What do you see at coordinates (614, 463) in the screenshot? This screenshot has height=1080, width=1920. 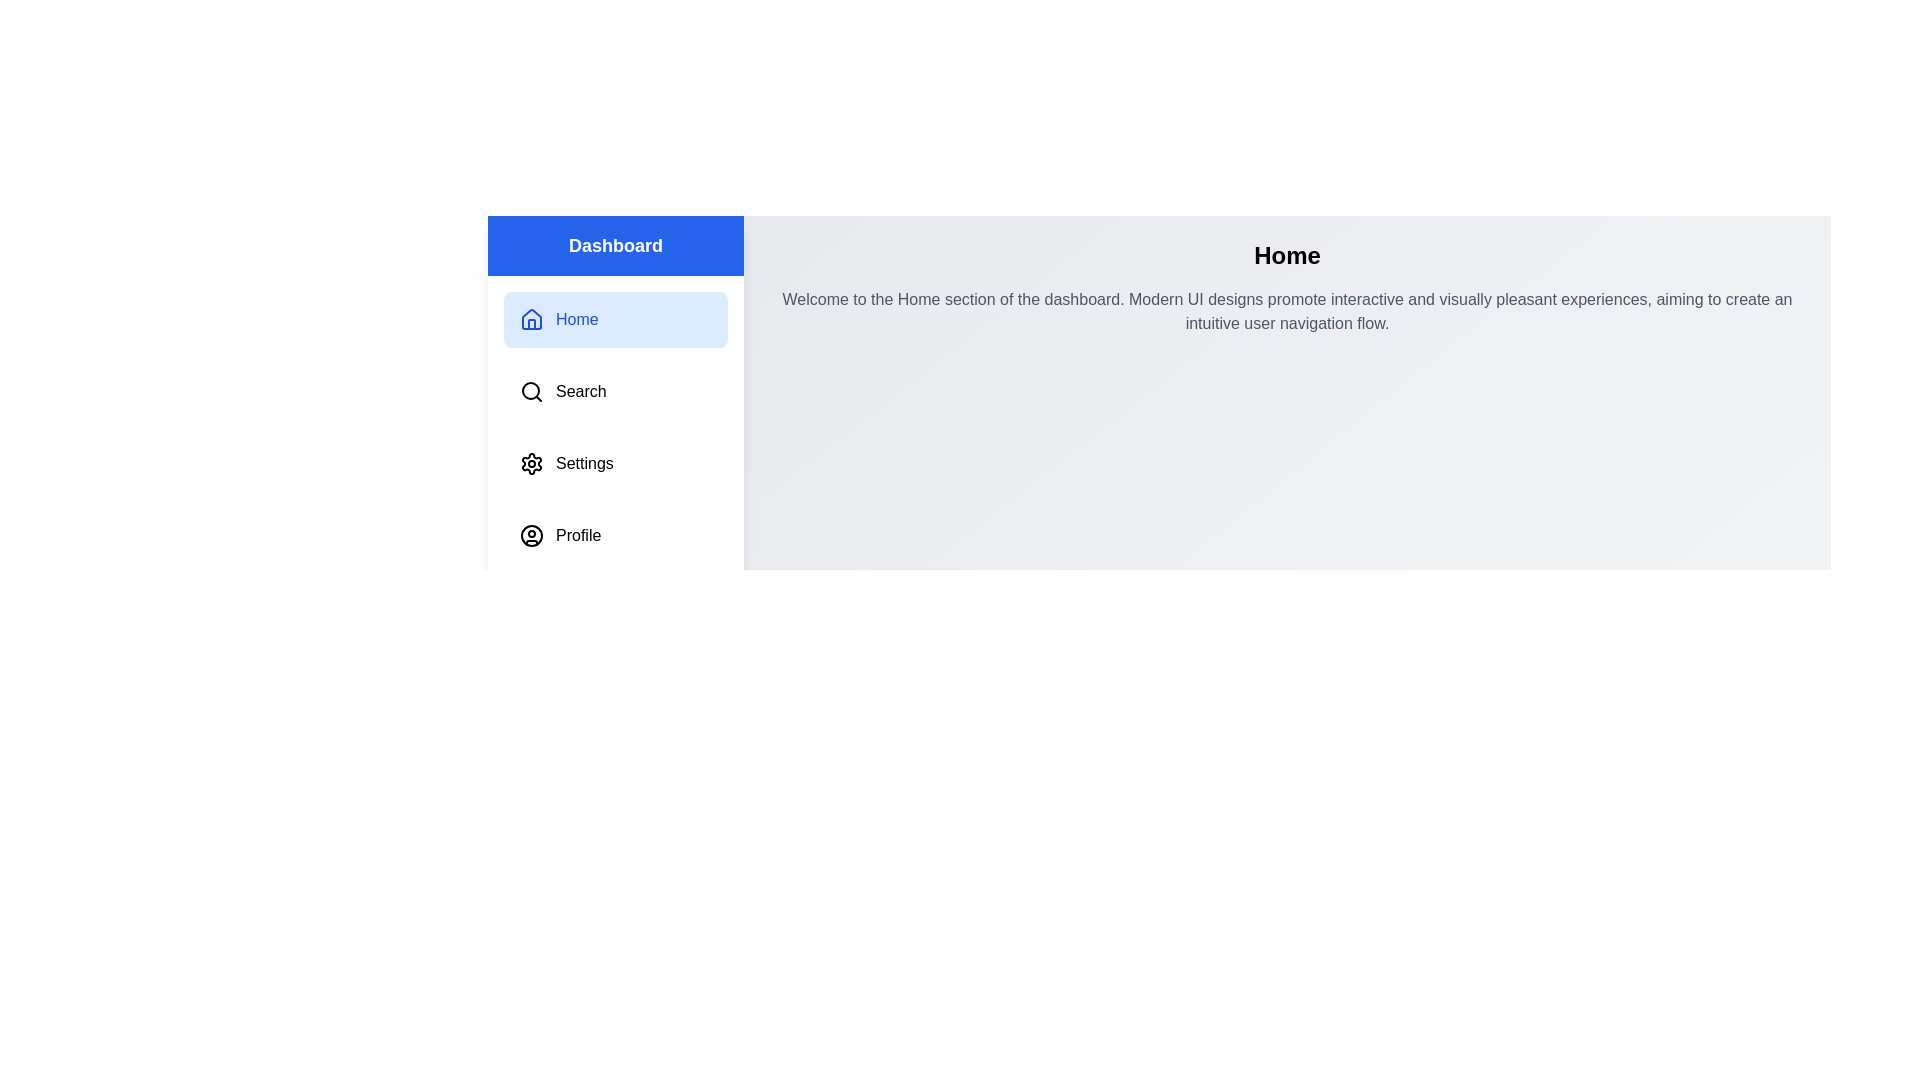 I see `the menu item labeled Settings` at bounding box center [614, 463].